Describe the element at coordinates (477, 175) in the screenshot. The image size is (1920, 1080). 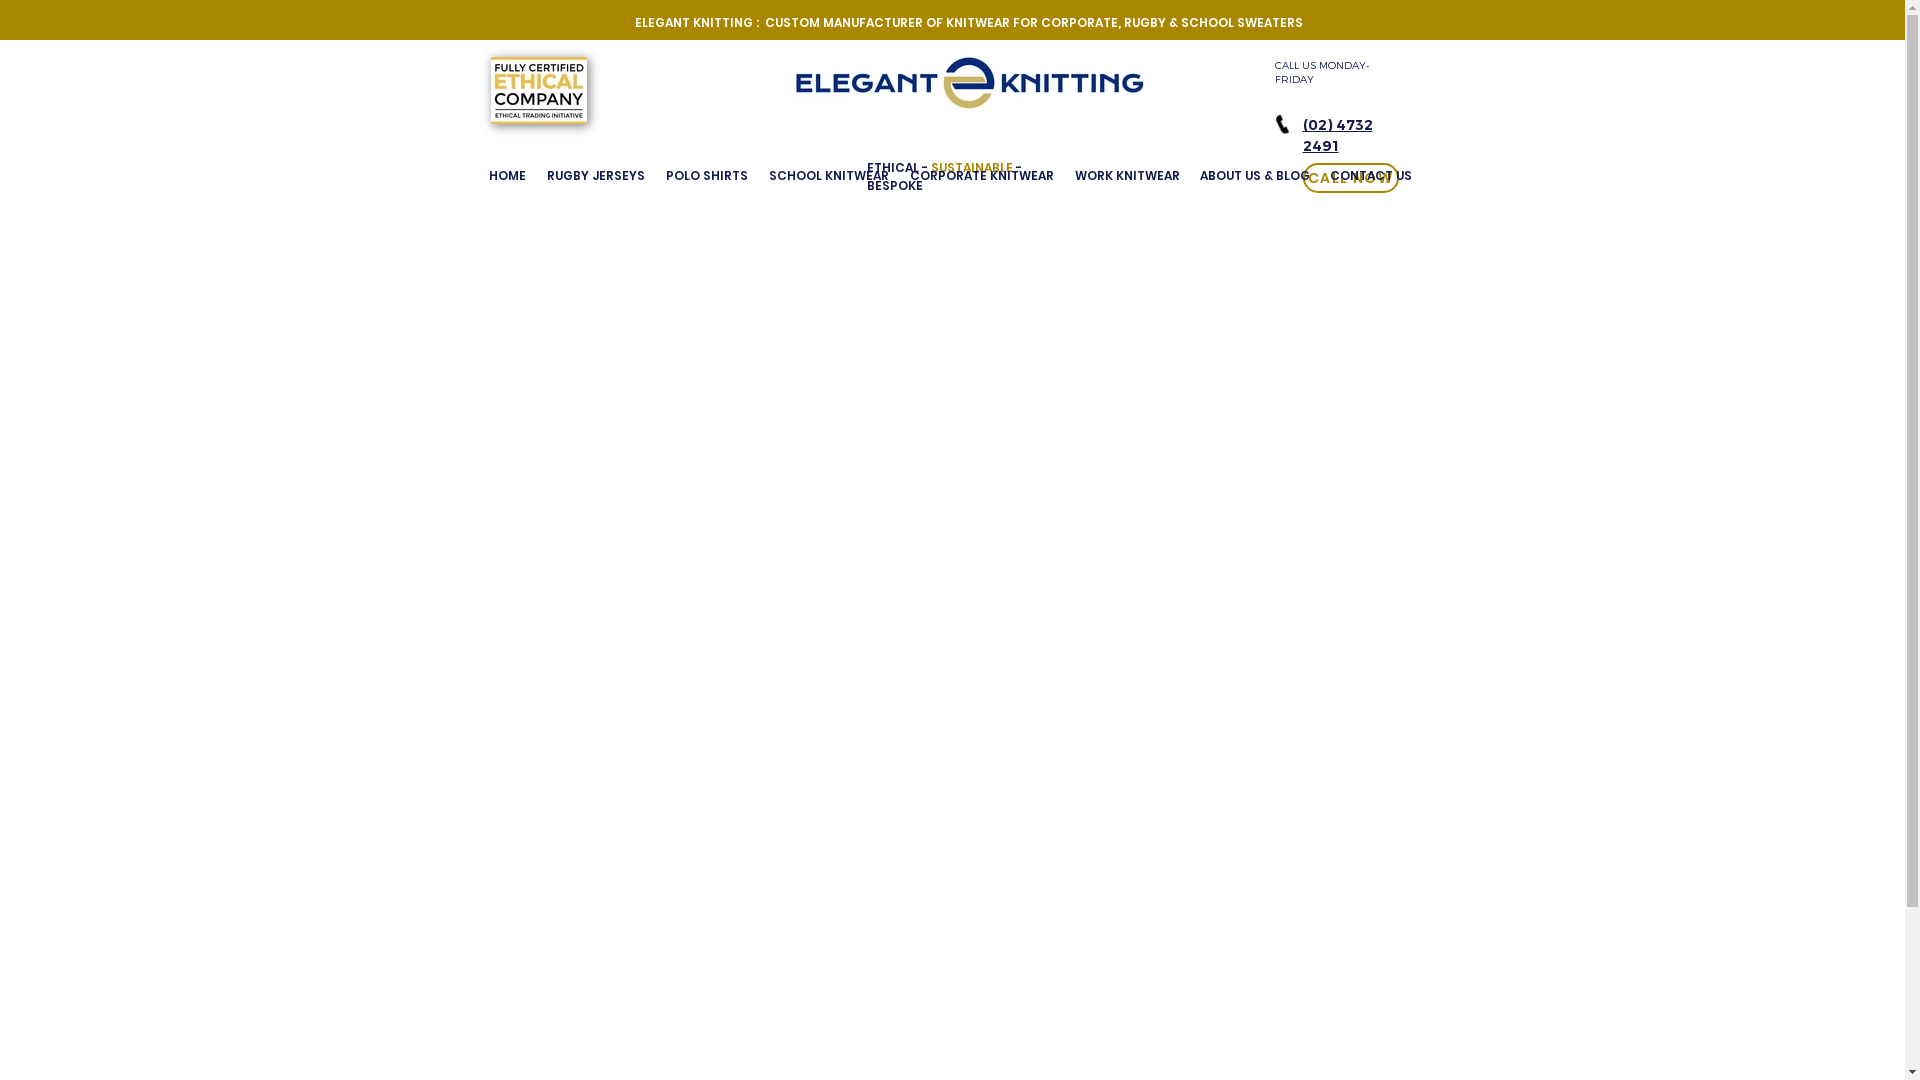
I see `'HOME'` at that location.